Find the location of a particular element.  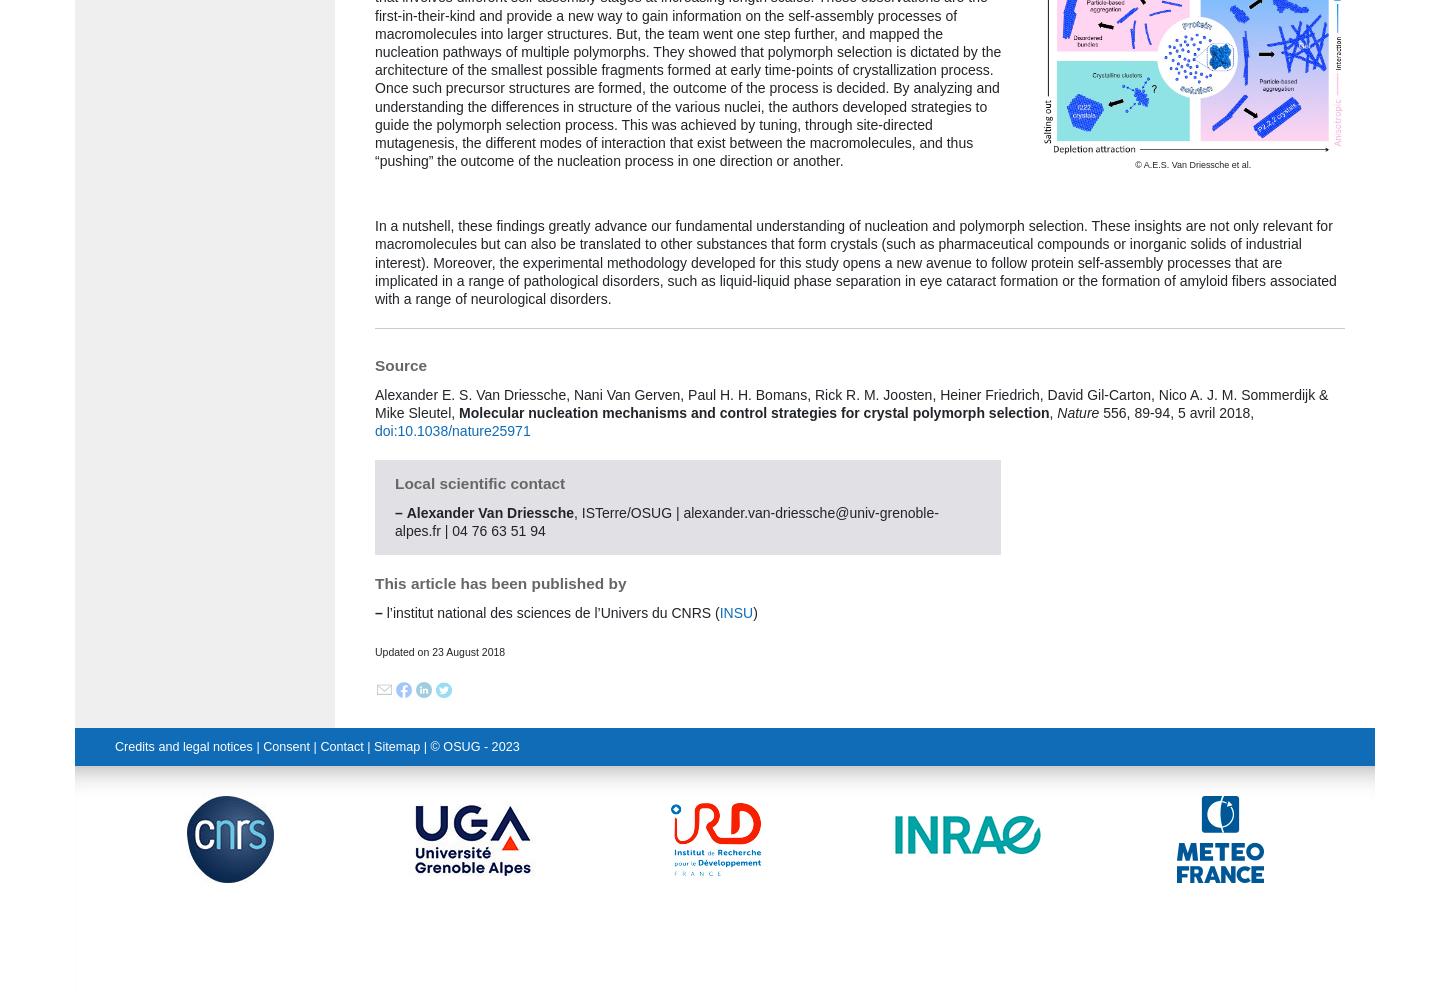

'Sitemap' is located at coordinates (396, 746).